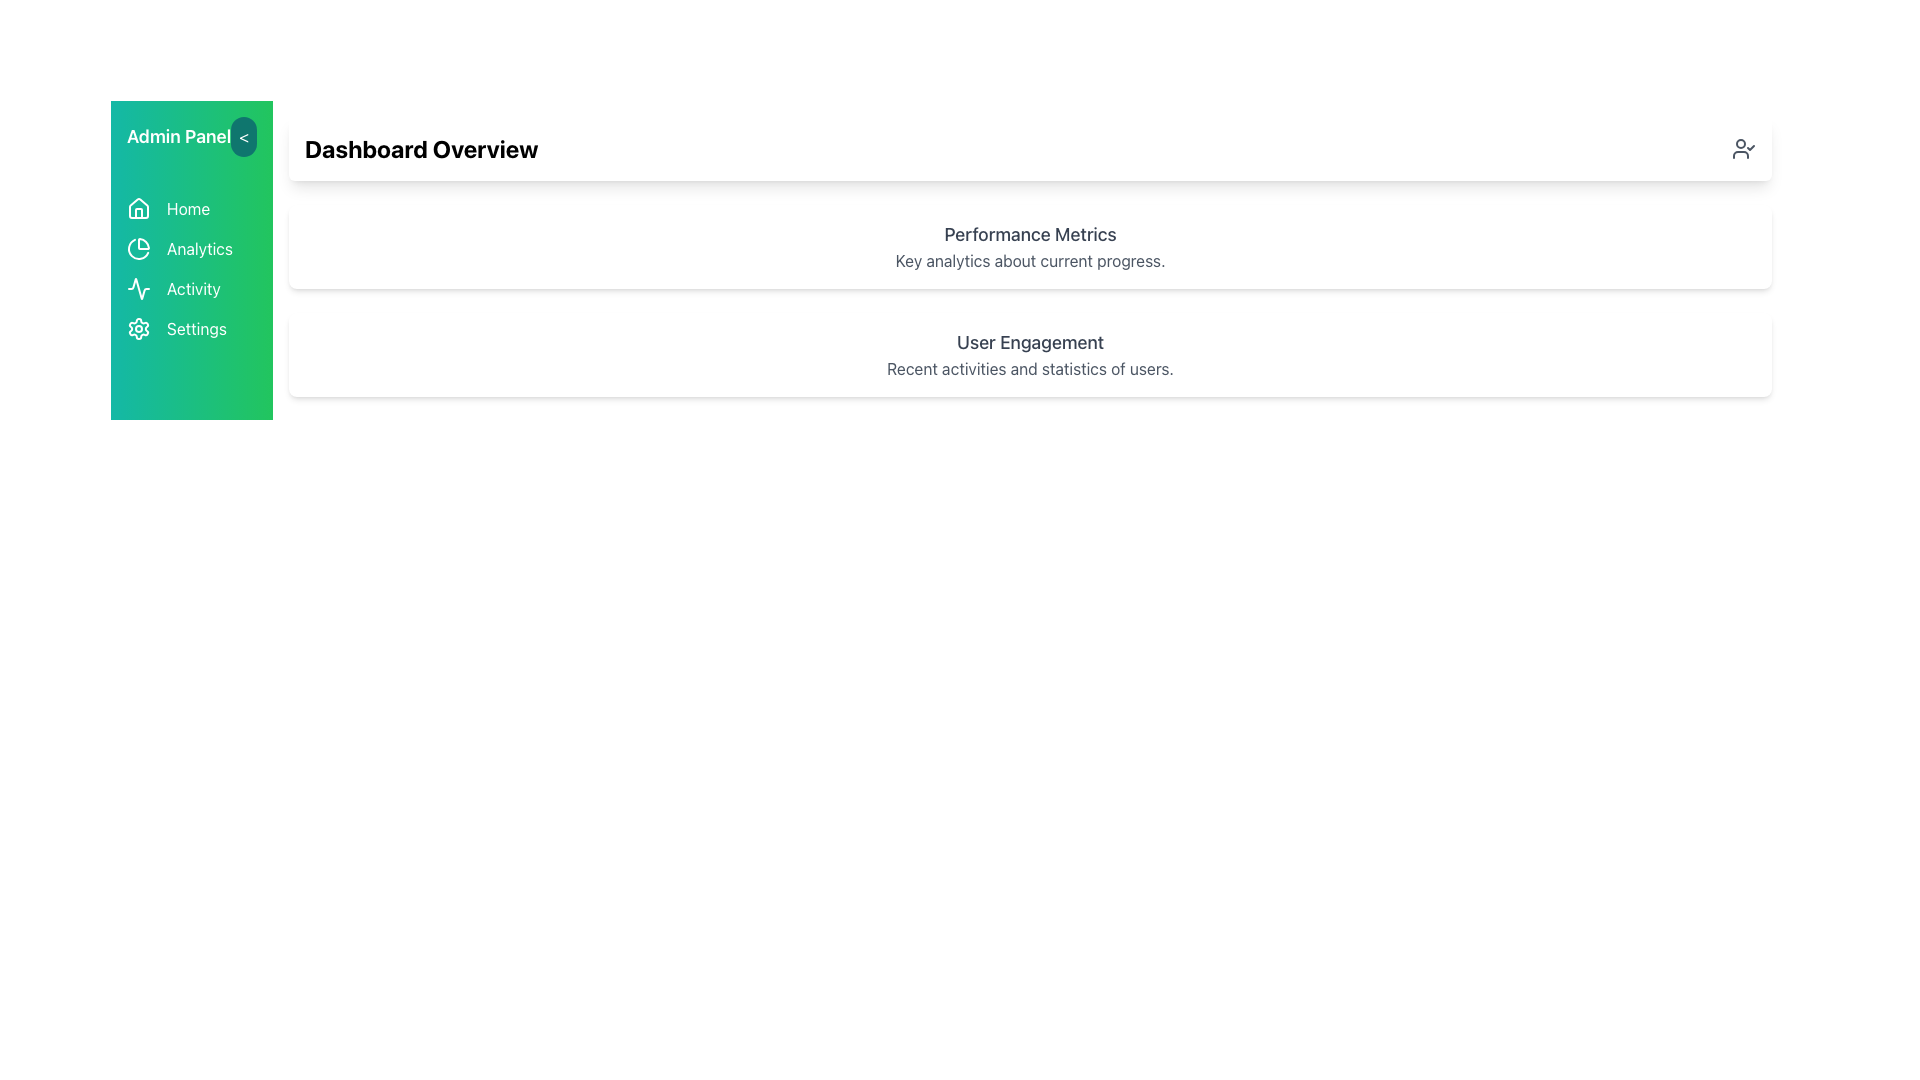 This screenshot has width=1920, height=1080. I want to click on the informational card that displays user engagement activities and statistics, located below the 'Performance Metrics' card in the dashboard layout, so click(1030, 353).